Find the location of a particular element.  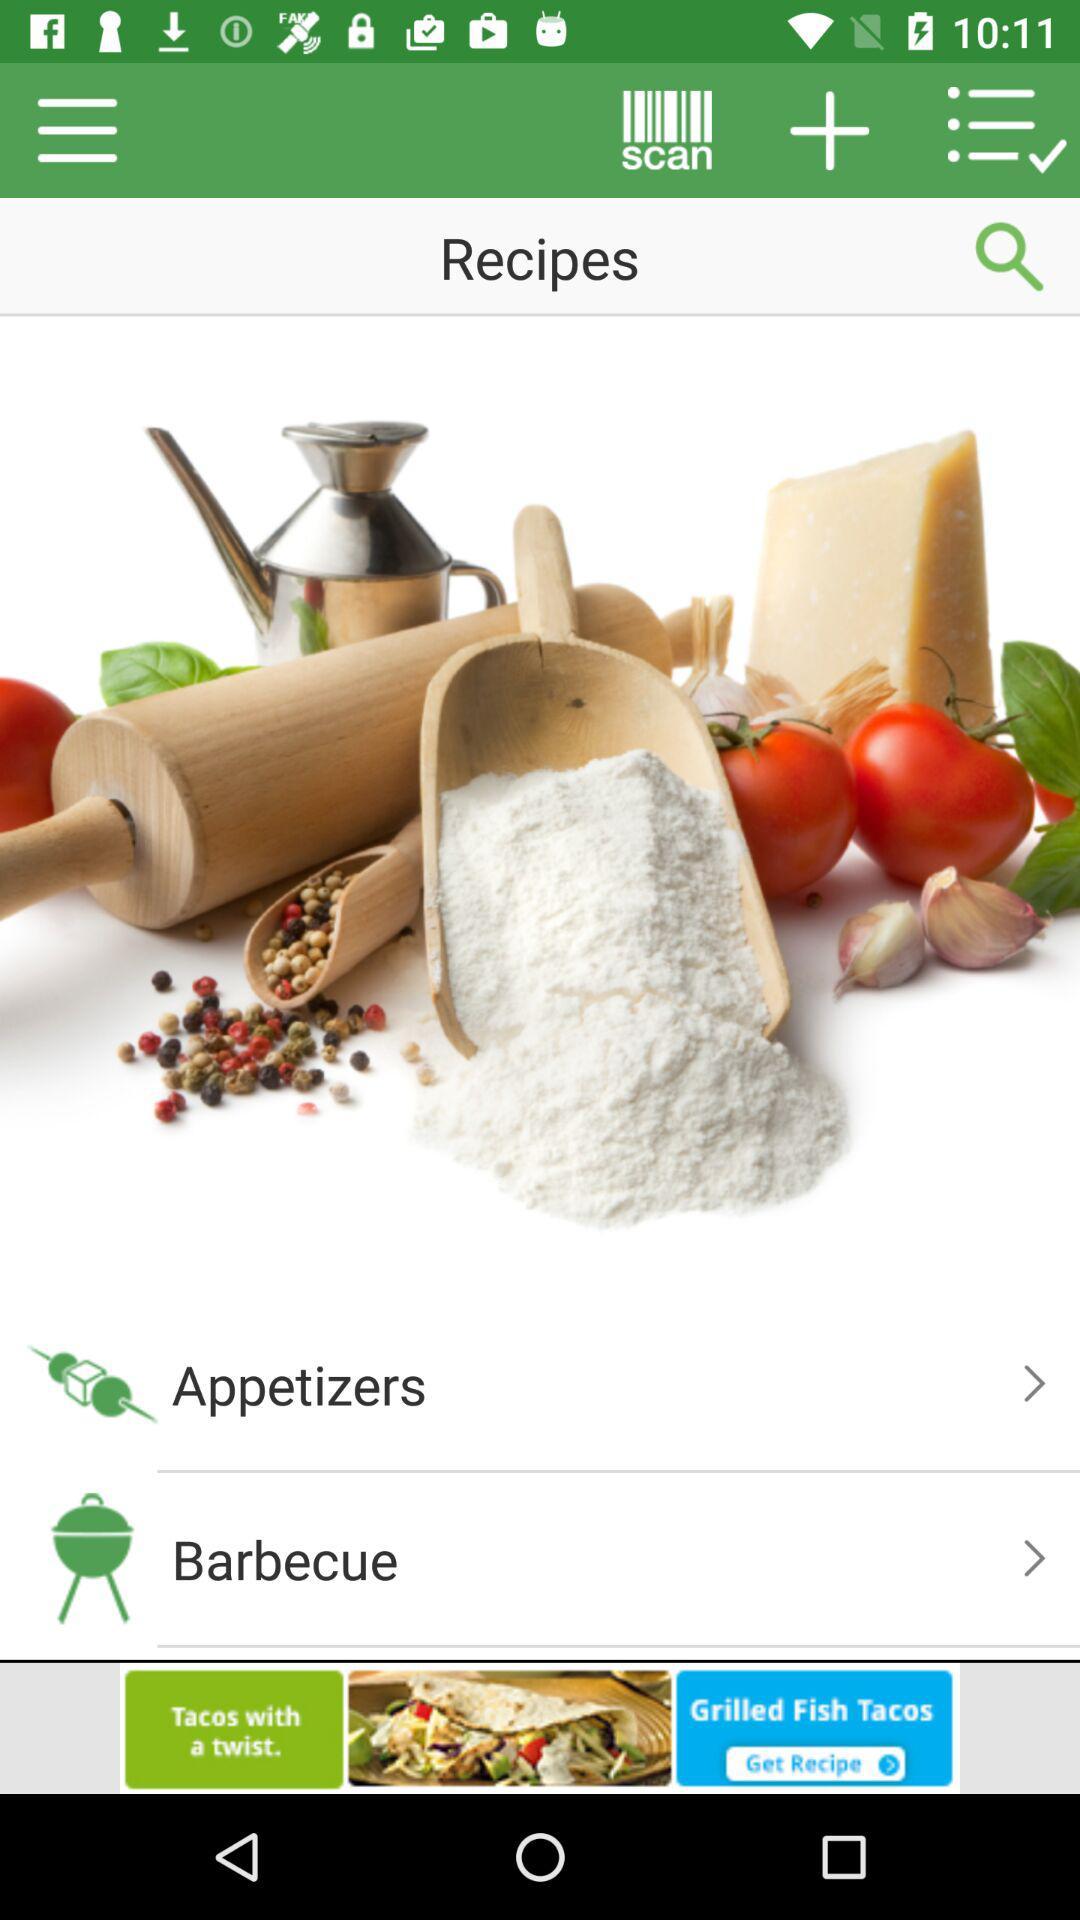

the menu icon is located at coordinates (77, 129).